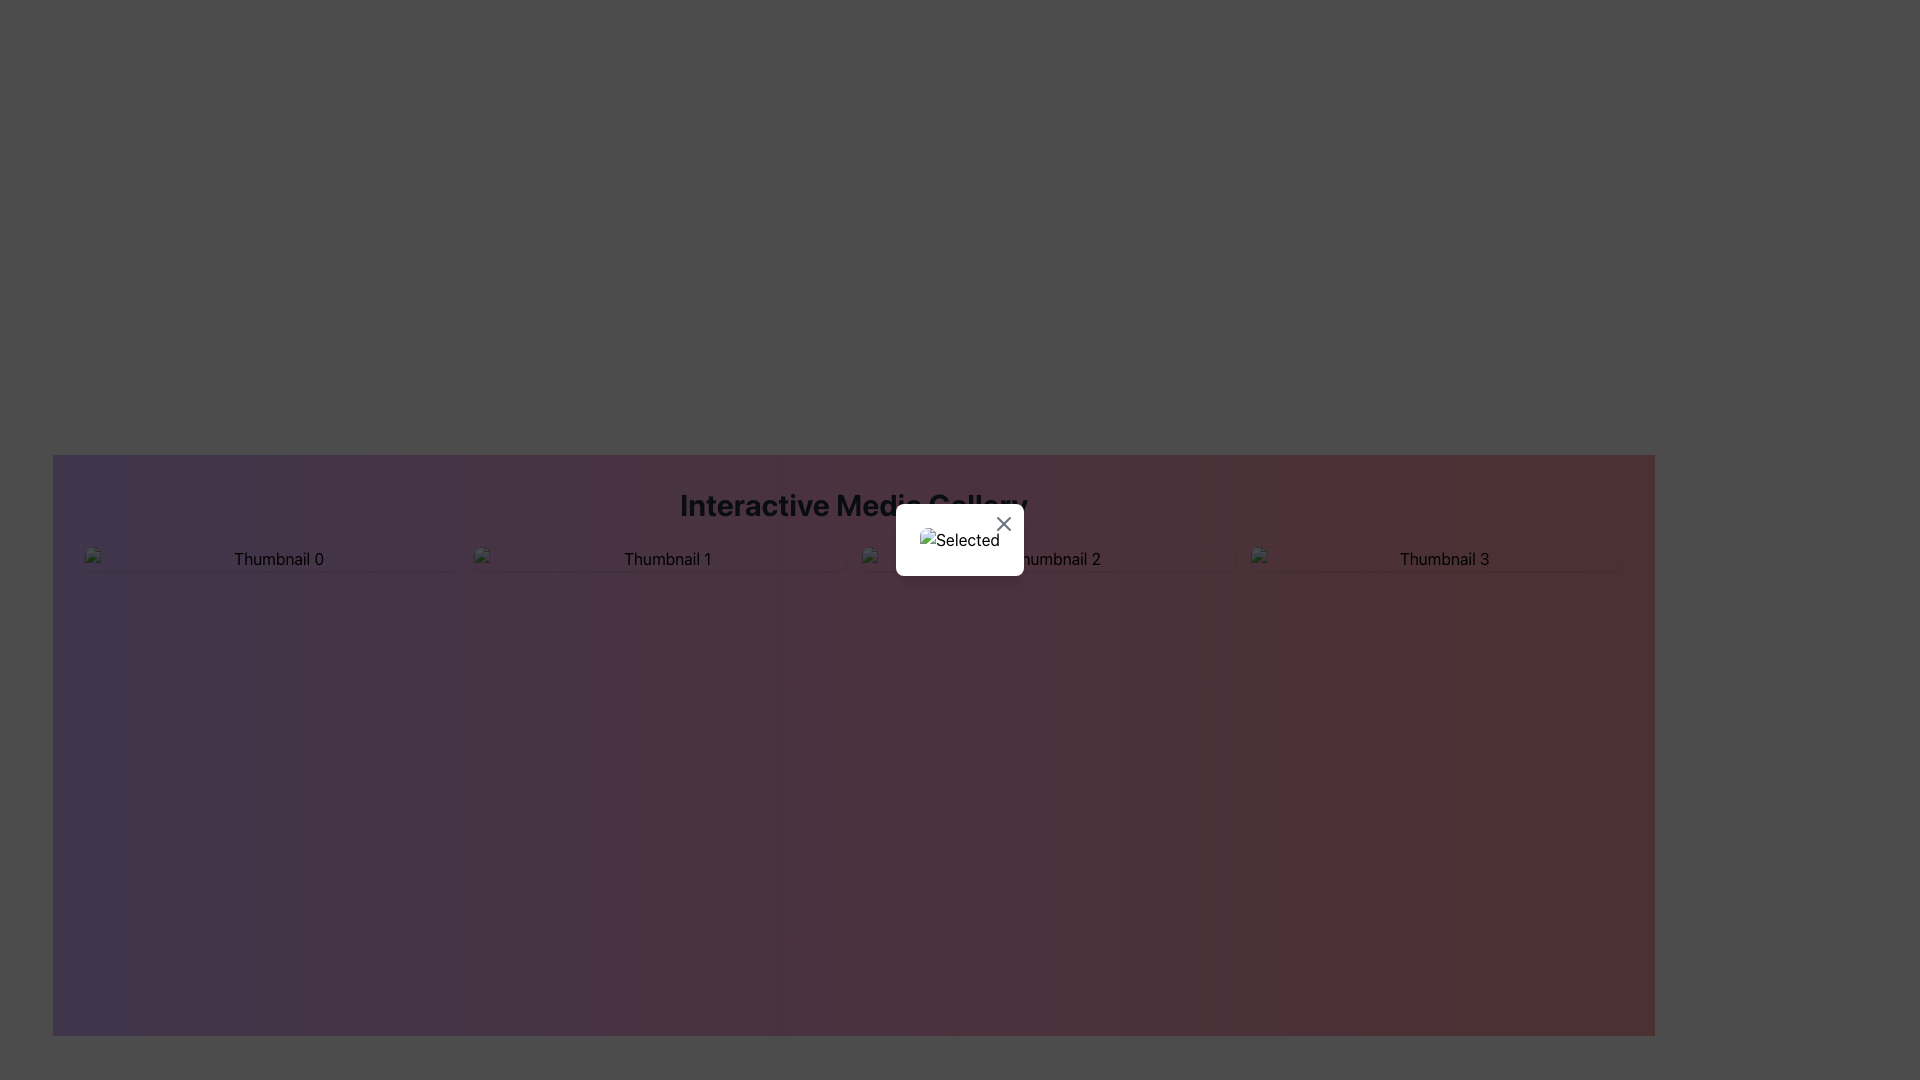 This screenshot has height=1080, width=1920. Describe the element at coordinates (960, 540) in the screenshot. I see `the image labeled 'Selected' within the white rounded rectangular Popup modal` at that location.